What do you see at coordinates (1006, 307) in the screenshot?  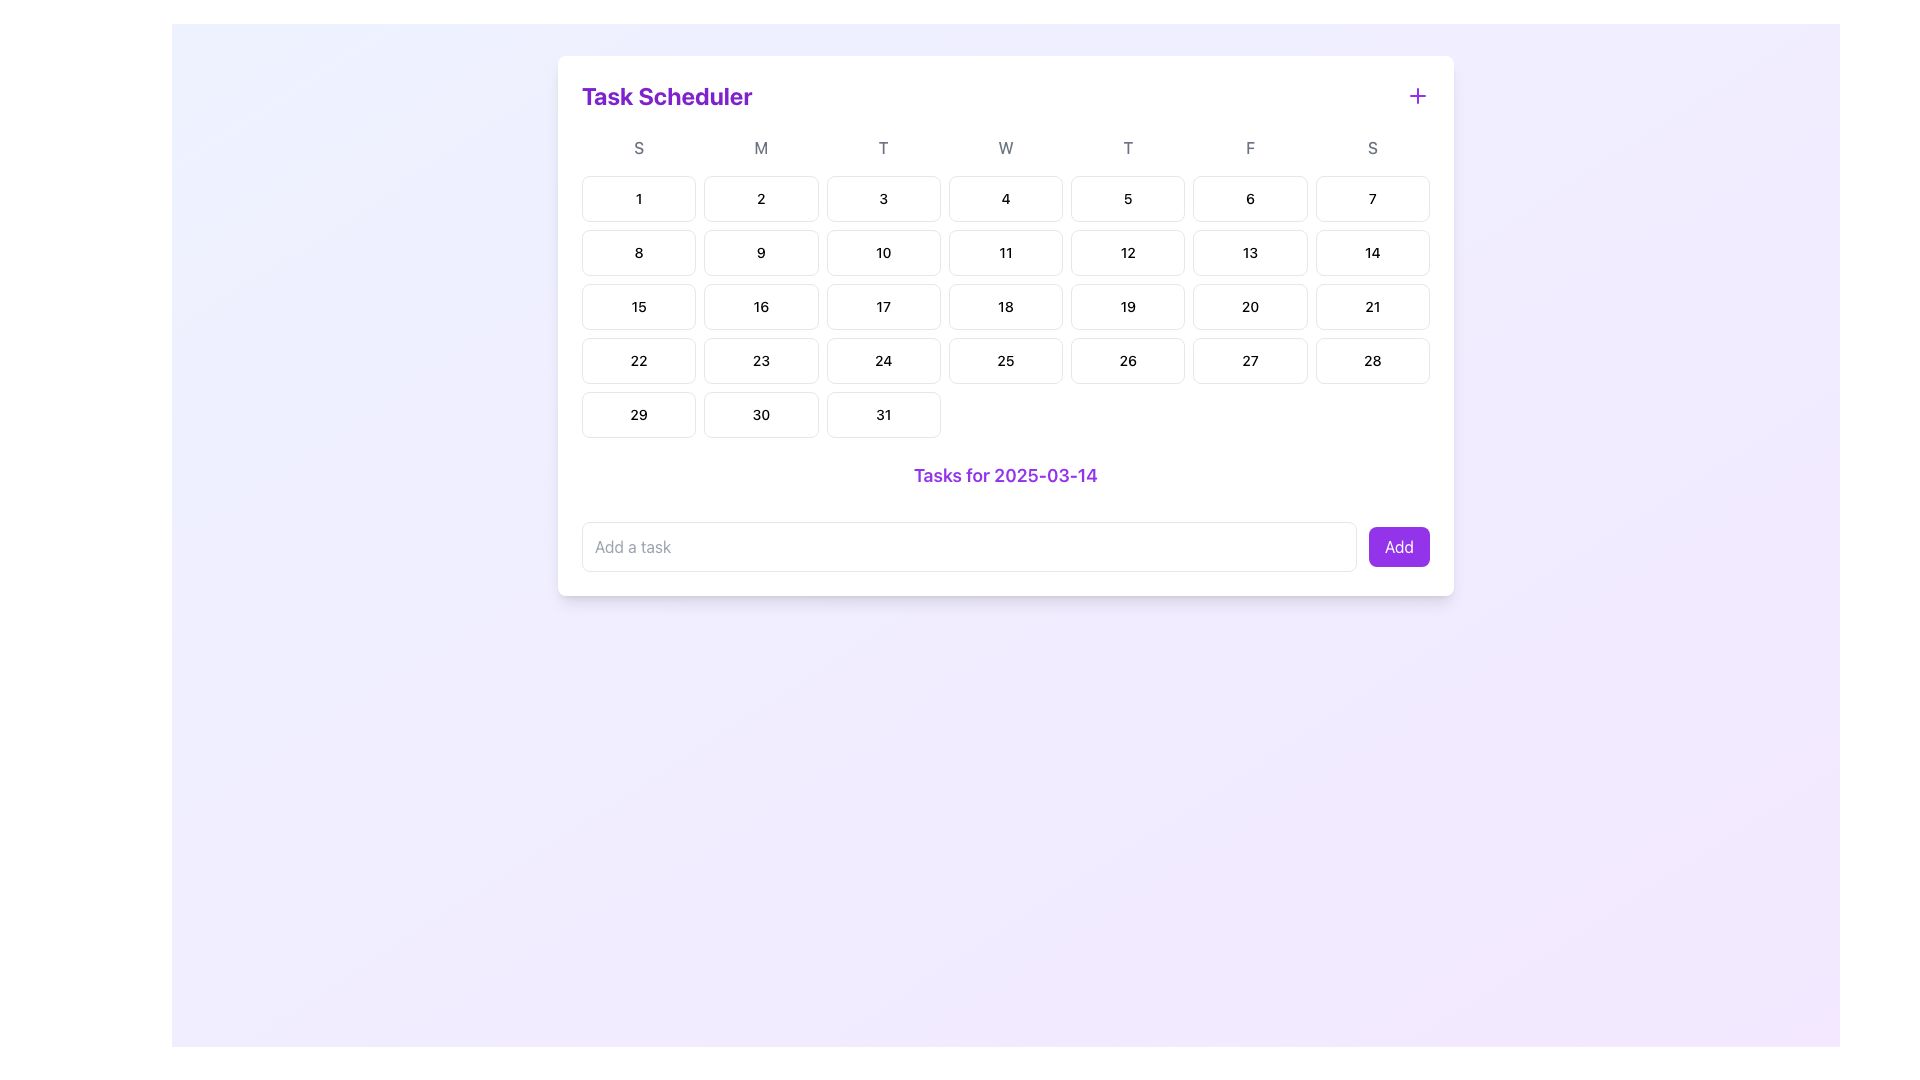 I see `the date in the monthly calendar view displayed in the Grid of buttons, which allows users` at bounding box center [1006, 307].